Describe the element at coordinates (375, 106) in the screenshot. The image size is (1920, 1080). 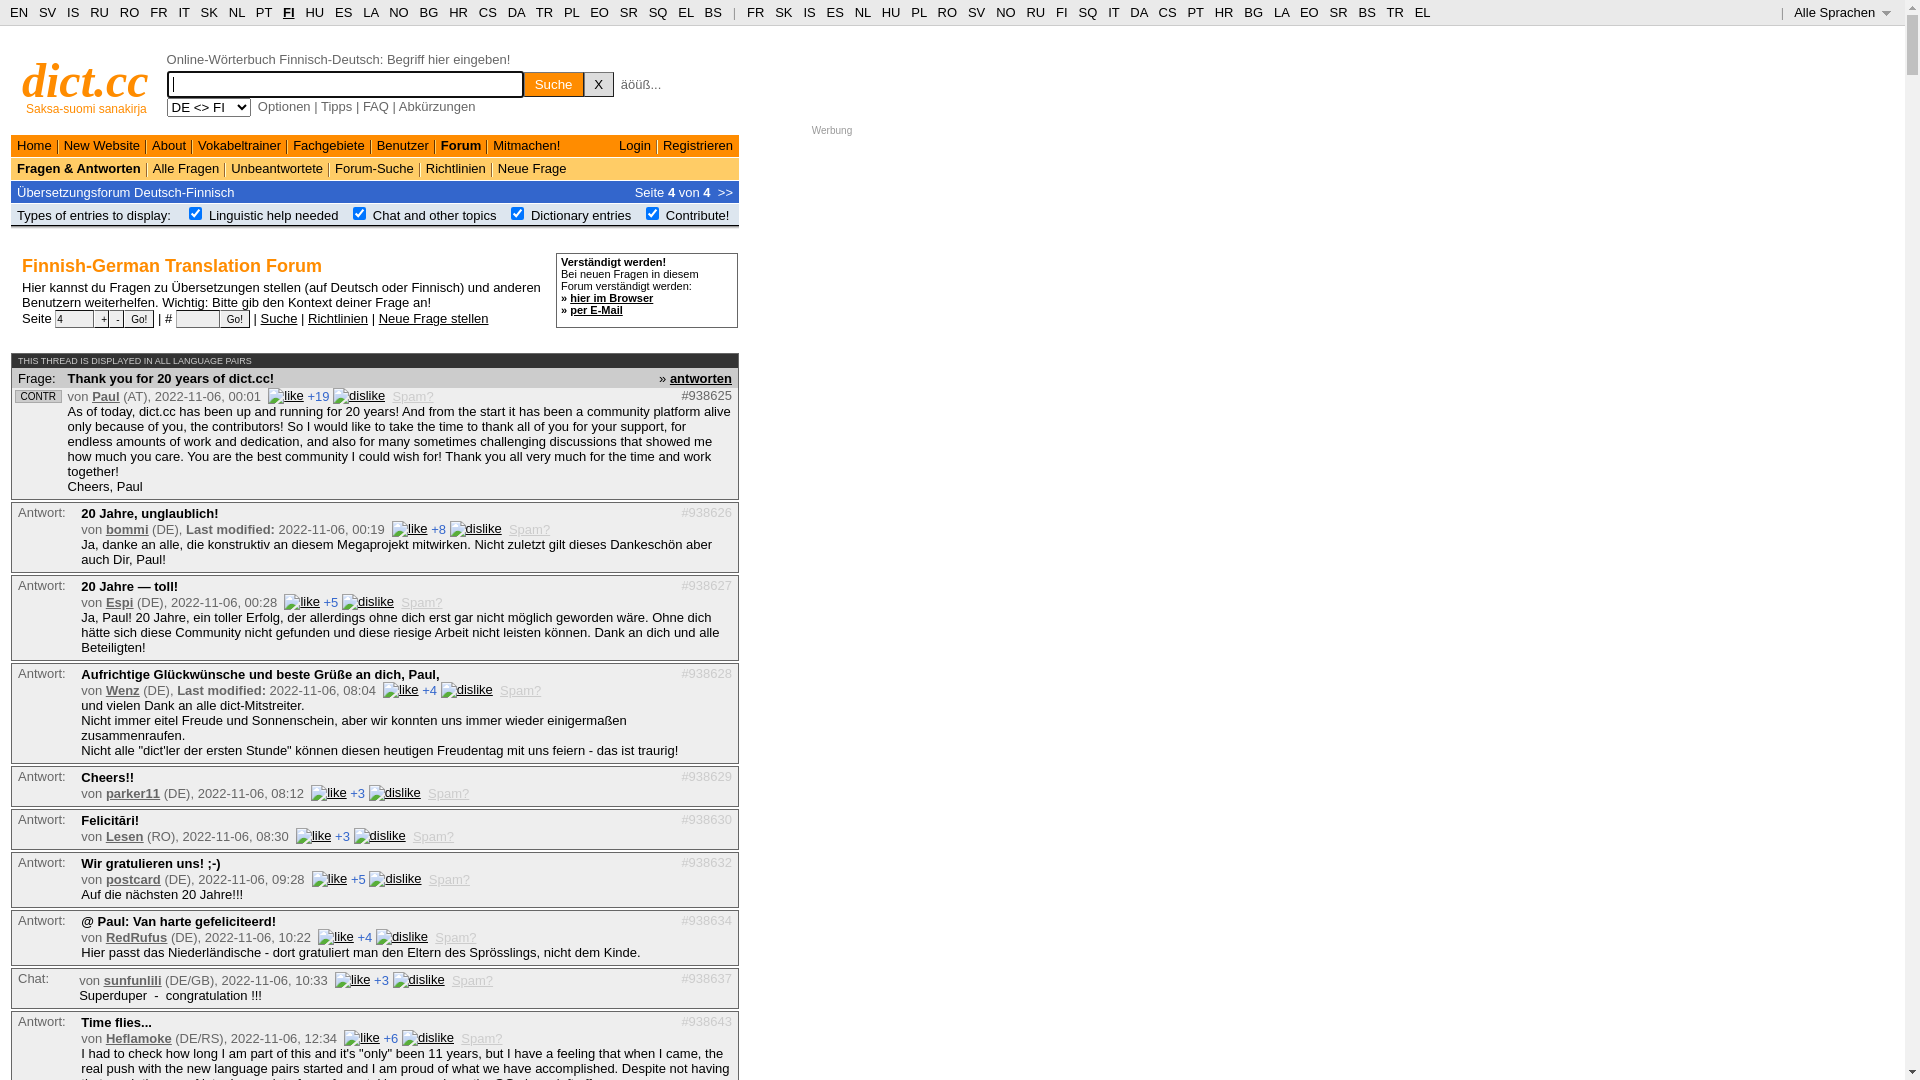
I see `'FAQ'` at that location.